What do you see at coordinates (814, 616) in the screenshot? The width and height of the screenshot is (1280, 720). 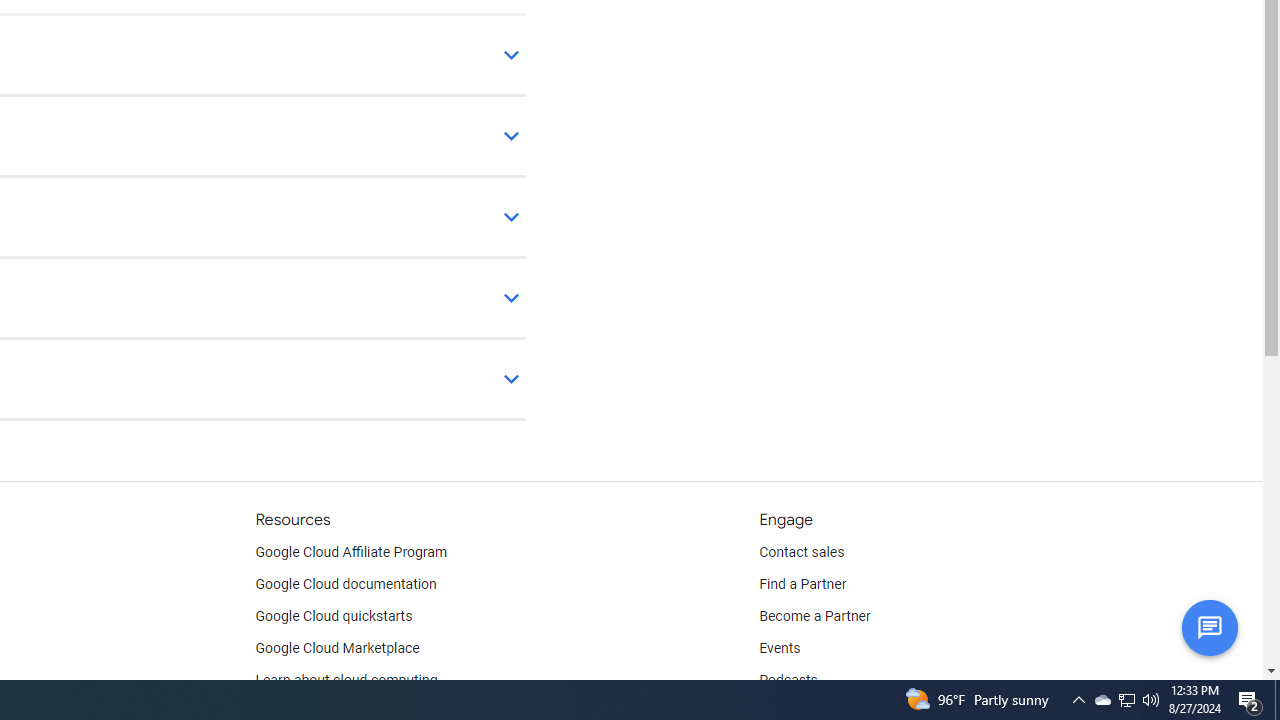 I see `'Become a Partner'` at bounding box center [814, 616].